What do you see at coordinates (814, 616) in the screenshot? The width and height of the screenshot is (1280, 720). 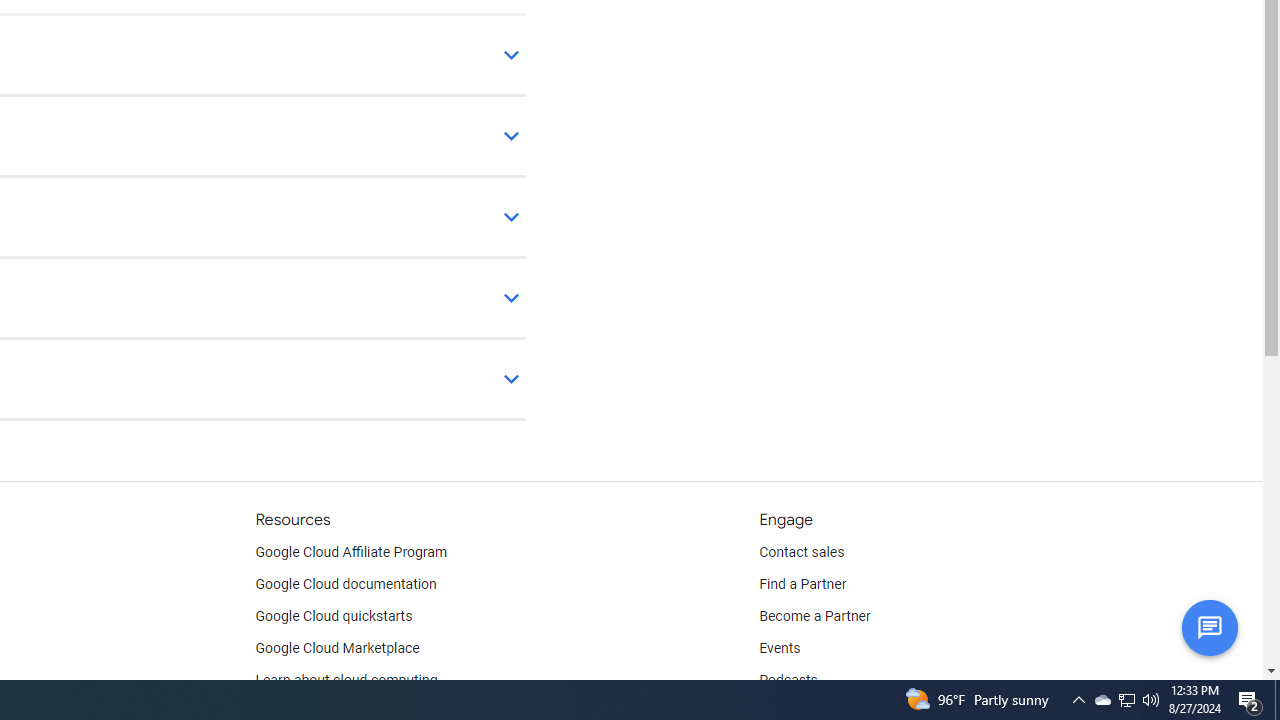 I see `'Become a Partner'` at bounding box center [814, 616].